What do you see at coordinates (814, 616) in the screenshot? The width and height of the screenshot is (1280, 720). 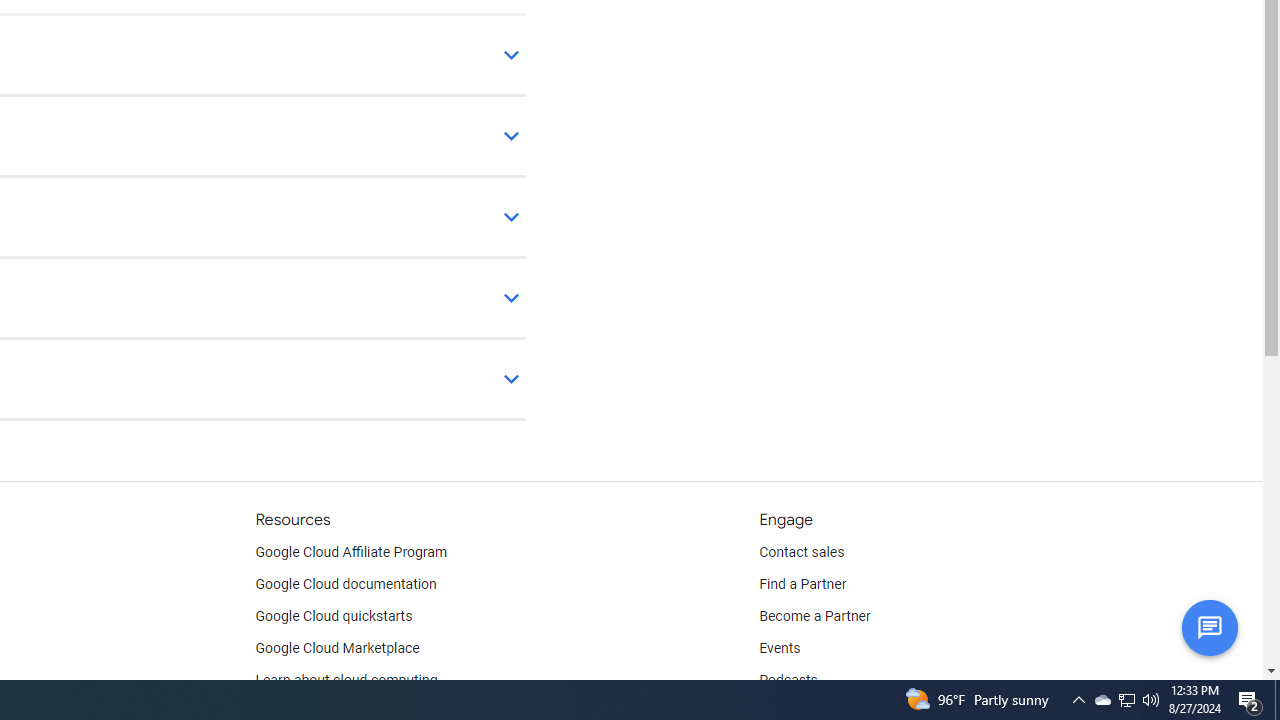 I see `'Become a Partner'` at bounding box center [814, 616].